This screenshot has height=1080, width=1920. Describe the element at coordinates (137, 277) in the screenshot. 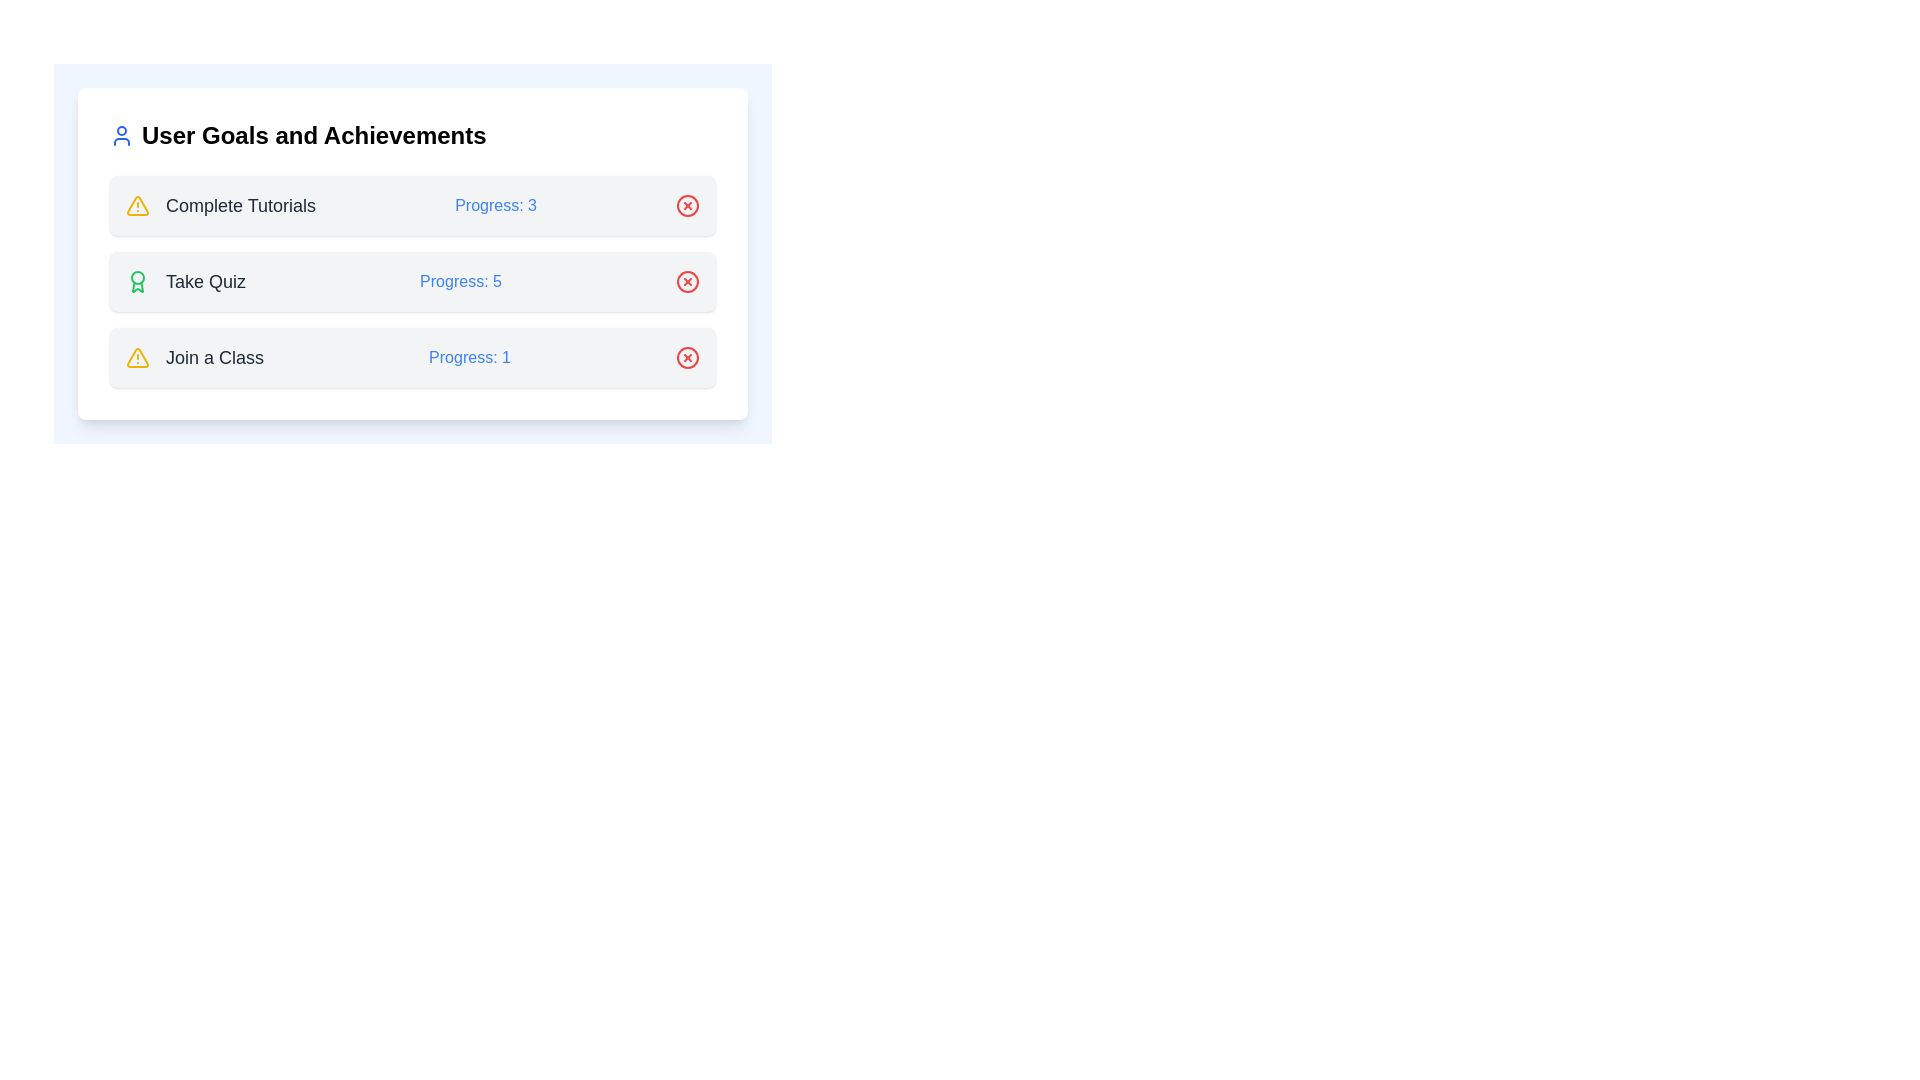

I see `the circular SVG element located to the left of the 'Take Quiz' label in the 'User Goals and Achievements' section using accessibility tools` at that location.